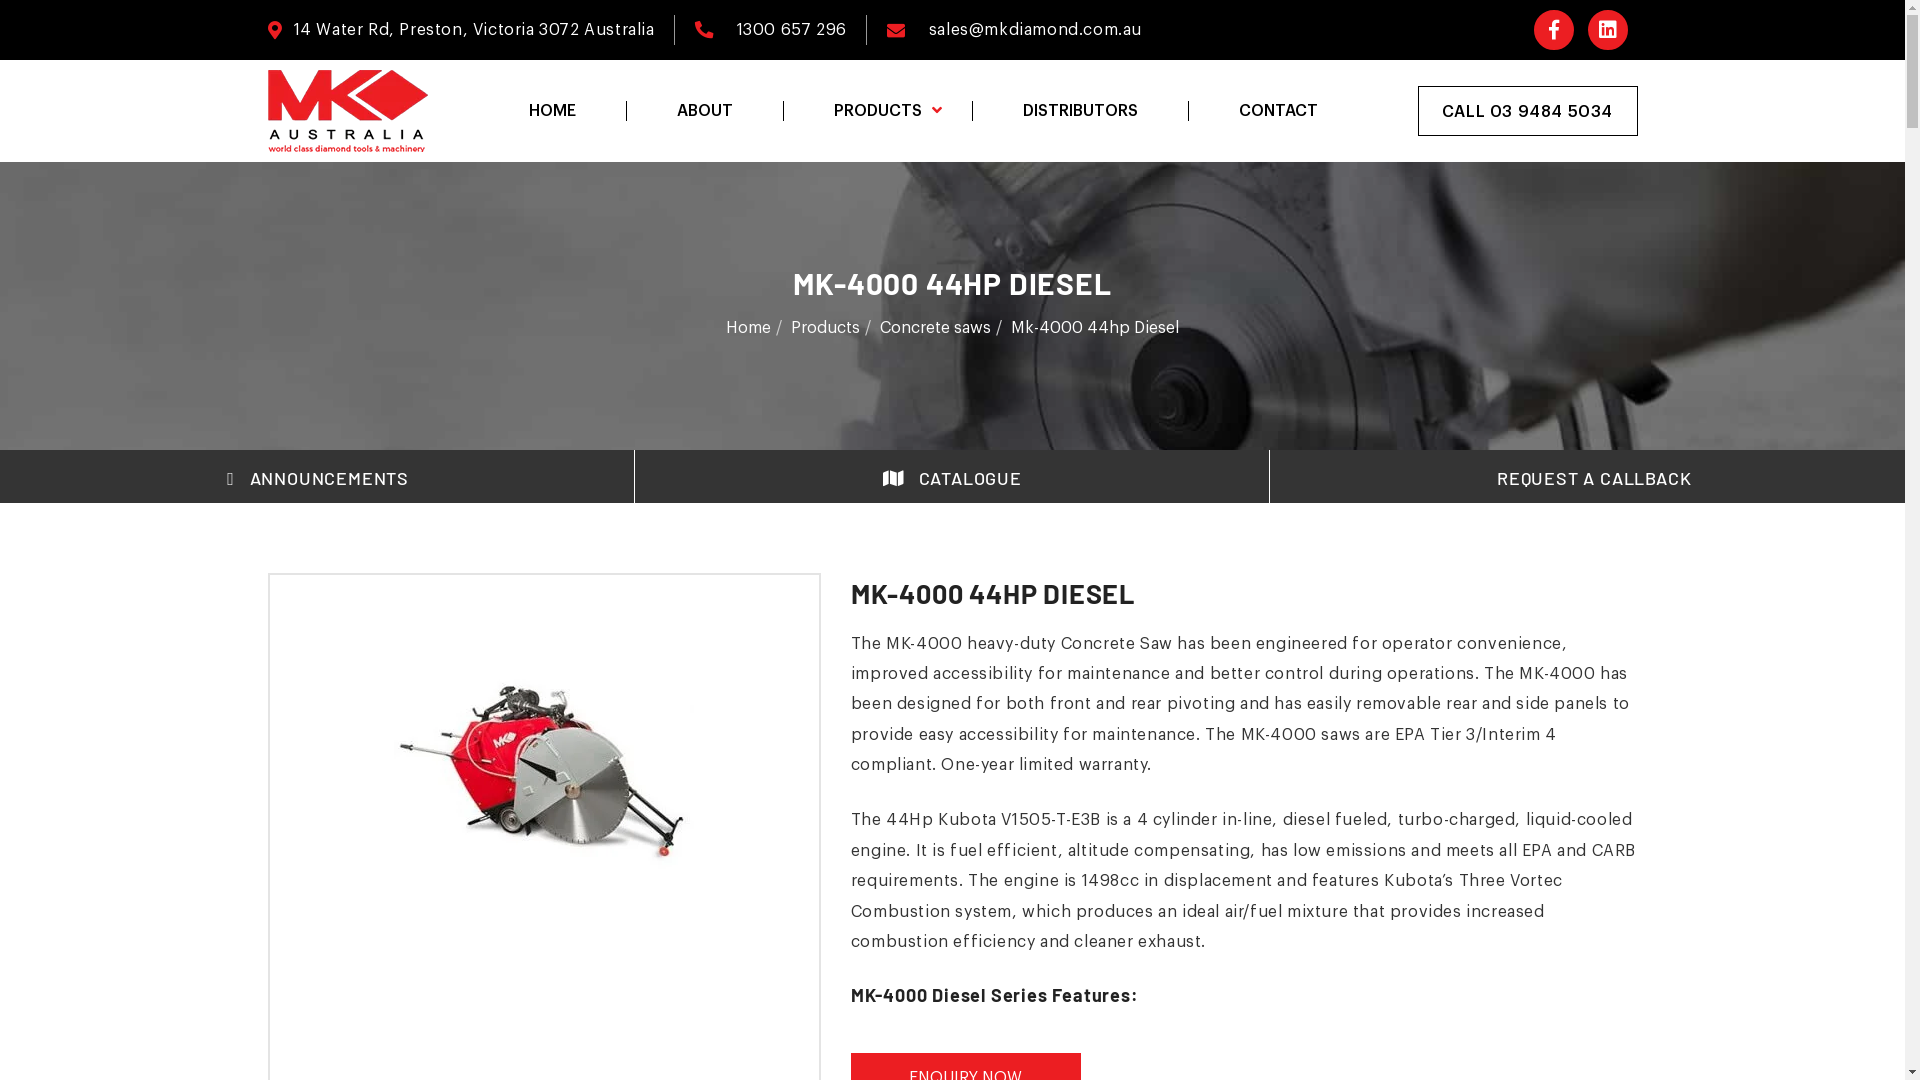  What do you see at coordinates (1526, 111) in the screenshot?
I see `'CALL 03 9484 5034'` at bounding box center [1526, 111].